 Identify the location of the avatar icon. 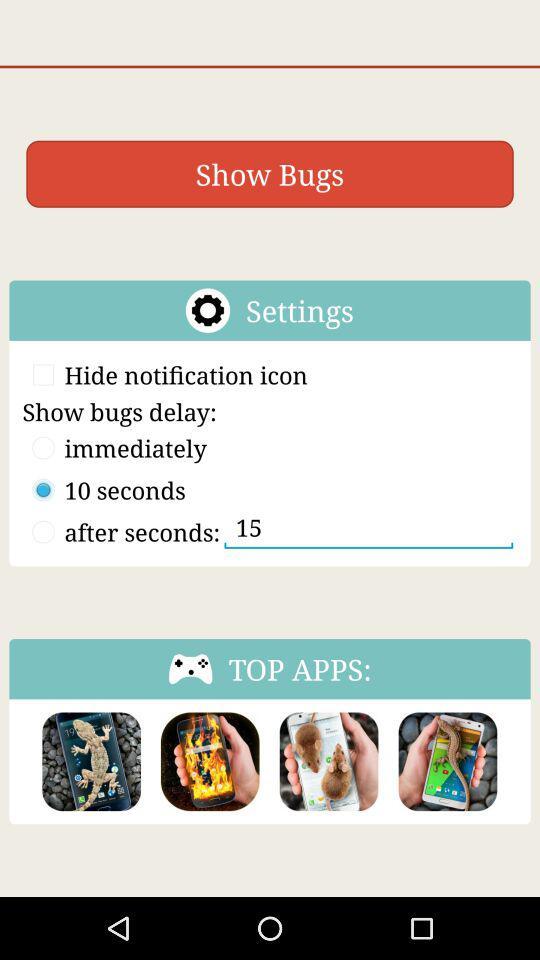
(90, 815).